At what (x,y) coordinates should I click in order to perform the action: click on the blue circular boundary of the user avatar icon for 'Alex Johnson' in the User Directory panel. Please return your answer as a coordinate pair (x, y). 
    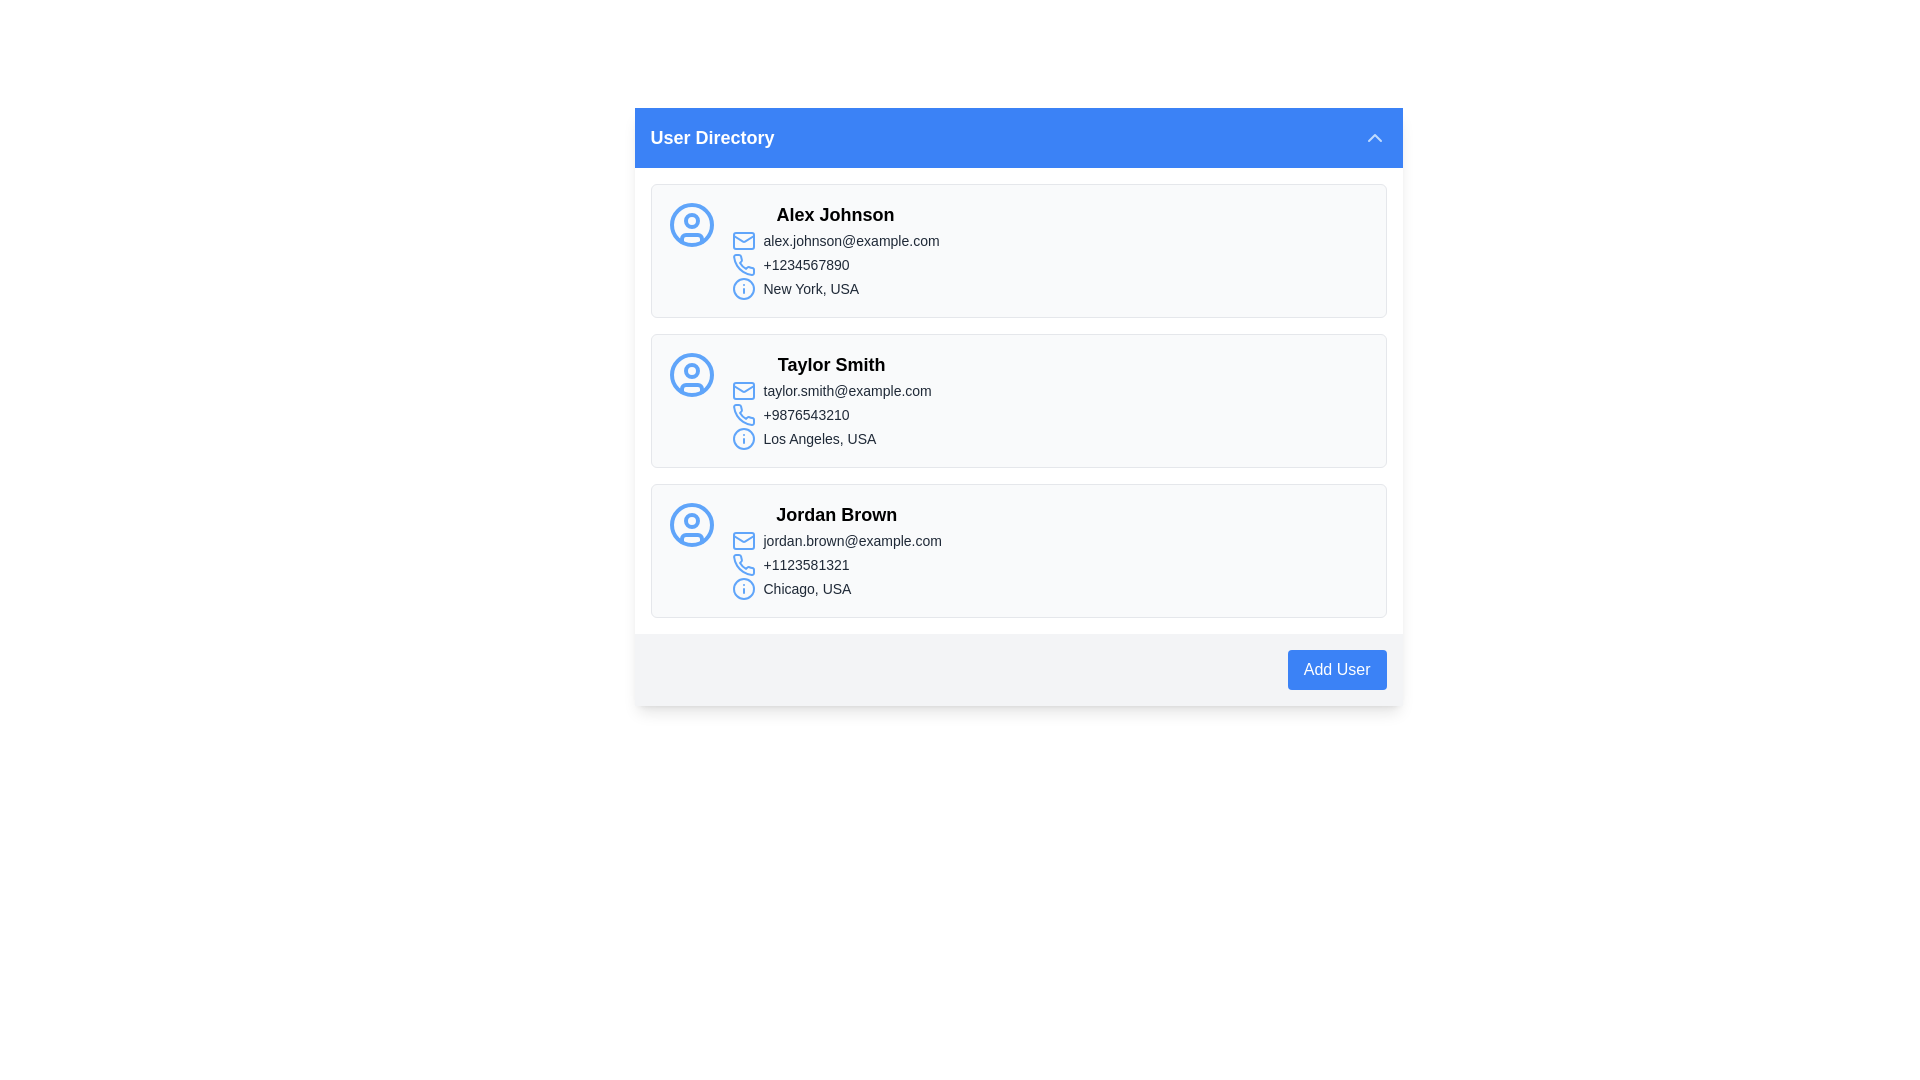
    Looking at the image, I should click on (691, 224).